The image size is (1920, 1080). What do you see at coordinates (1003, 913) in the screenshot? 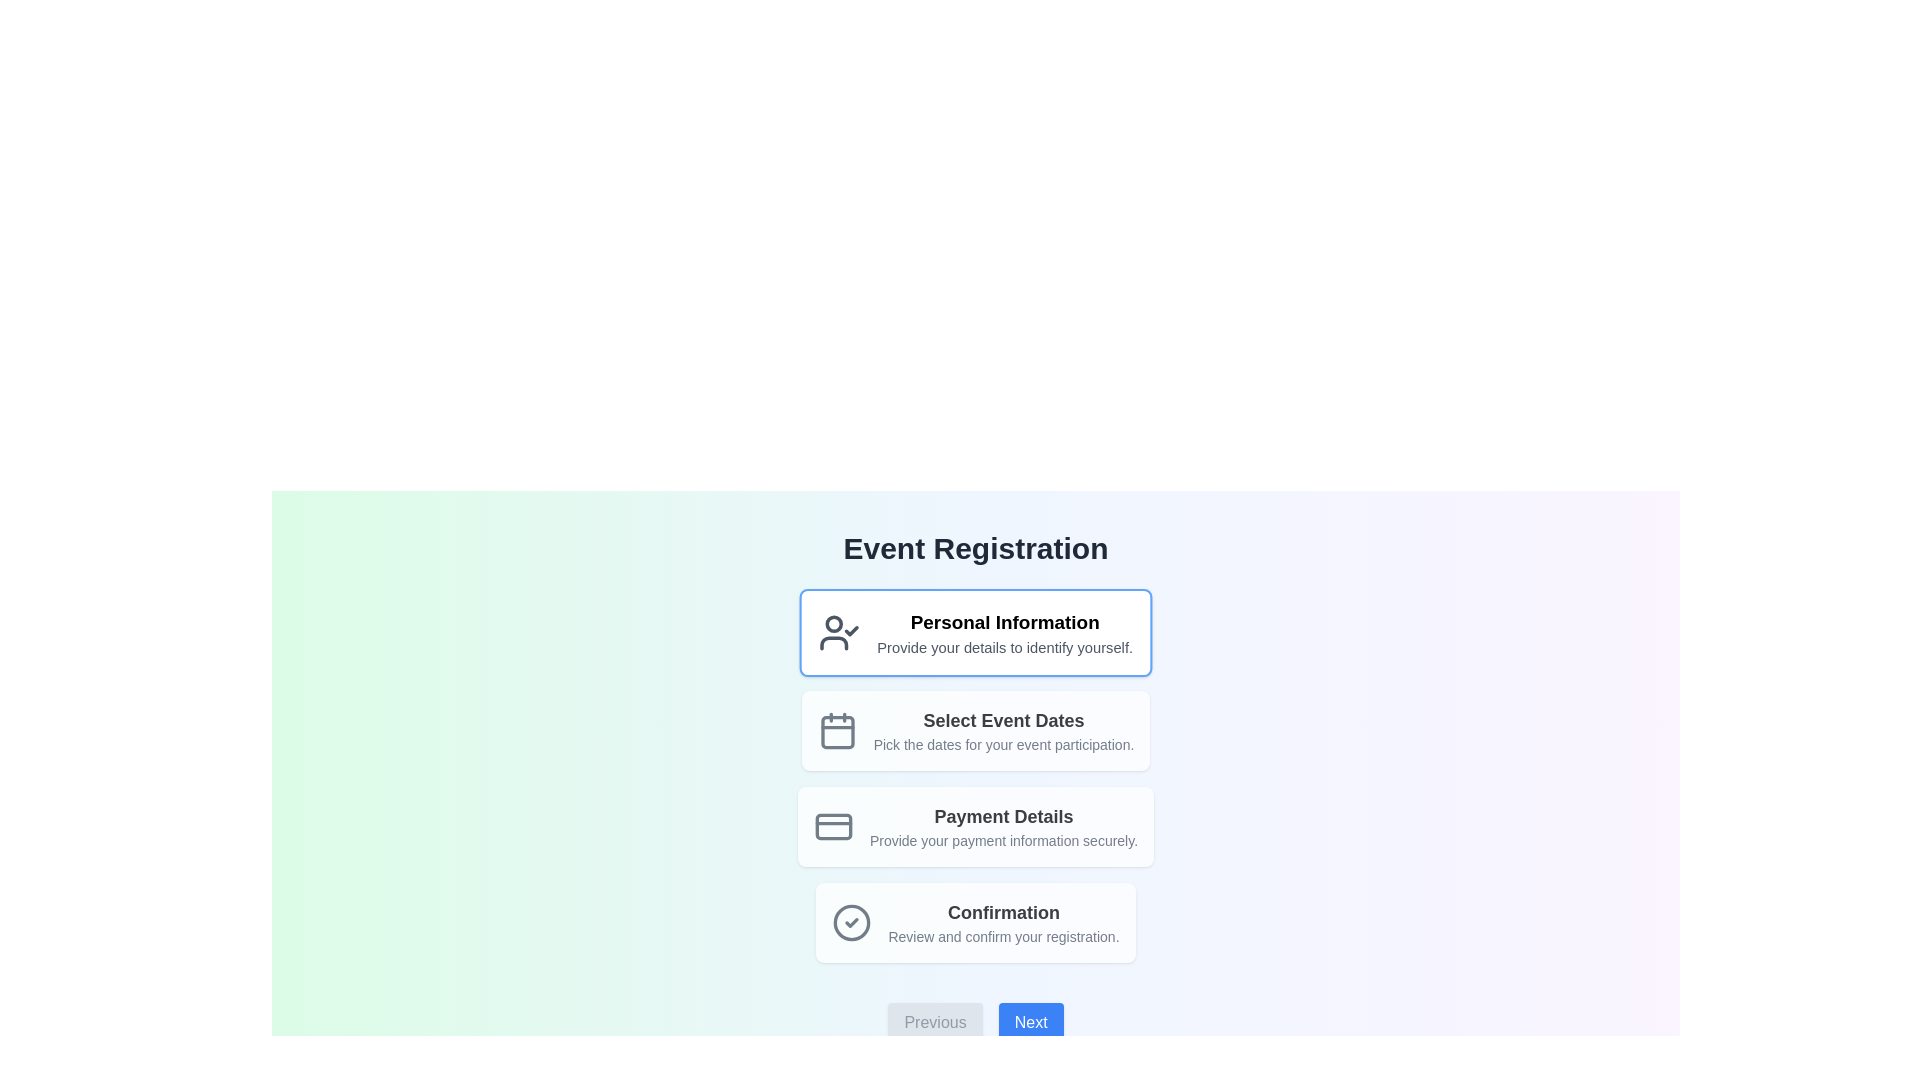
I see `the text label styled in bold font that displays 'Confirmation', located at the bottom-most button-like section of the event registration interface` at bounding box center [1003, 913].